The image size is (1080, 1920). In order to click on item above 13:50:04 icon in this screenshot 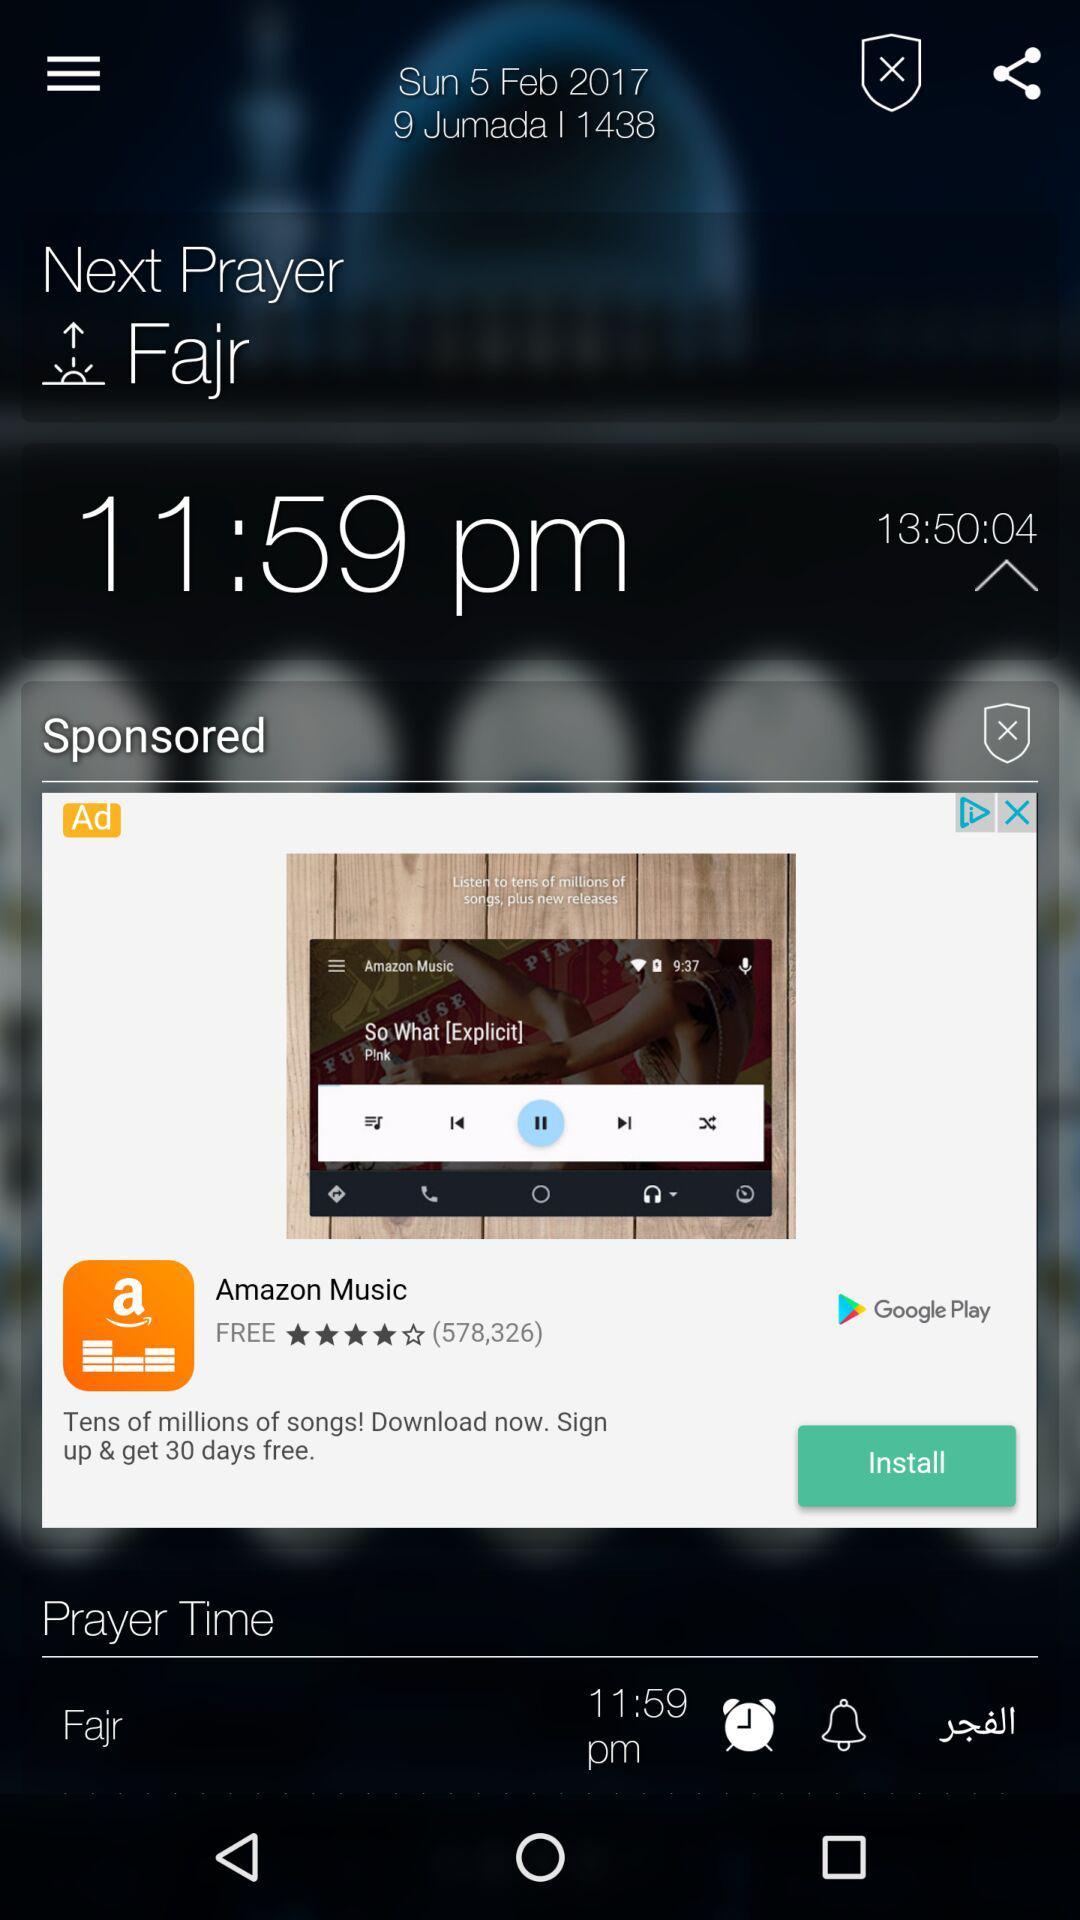, I will do `click(1017, 73)`.